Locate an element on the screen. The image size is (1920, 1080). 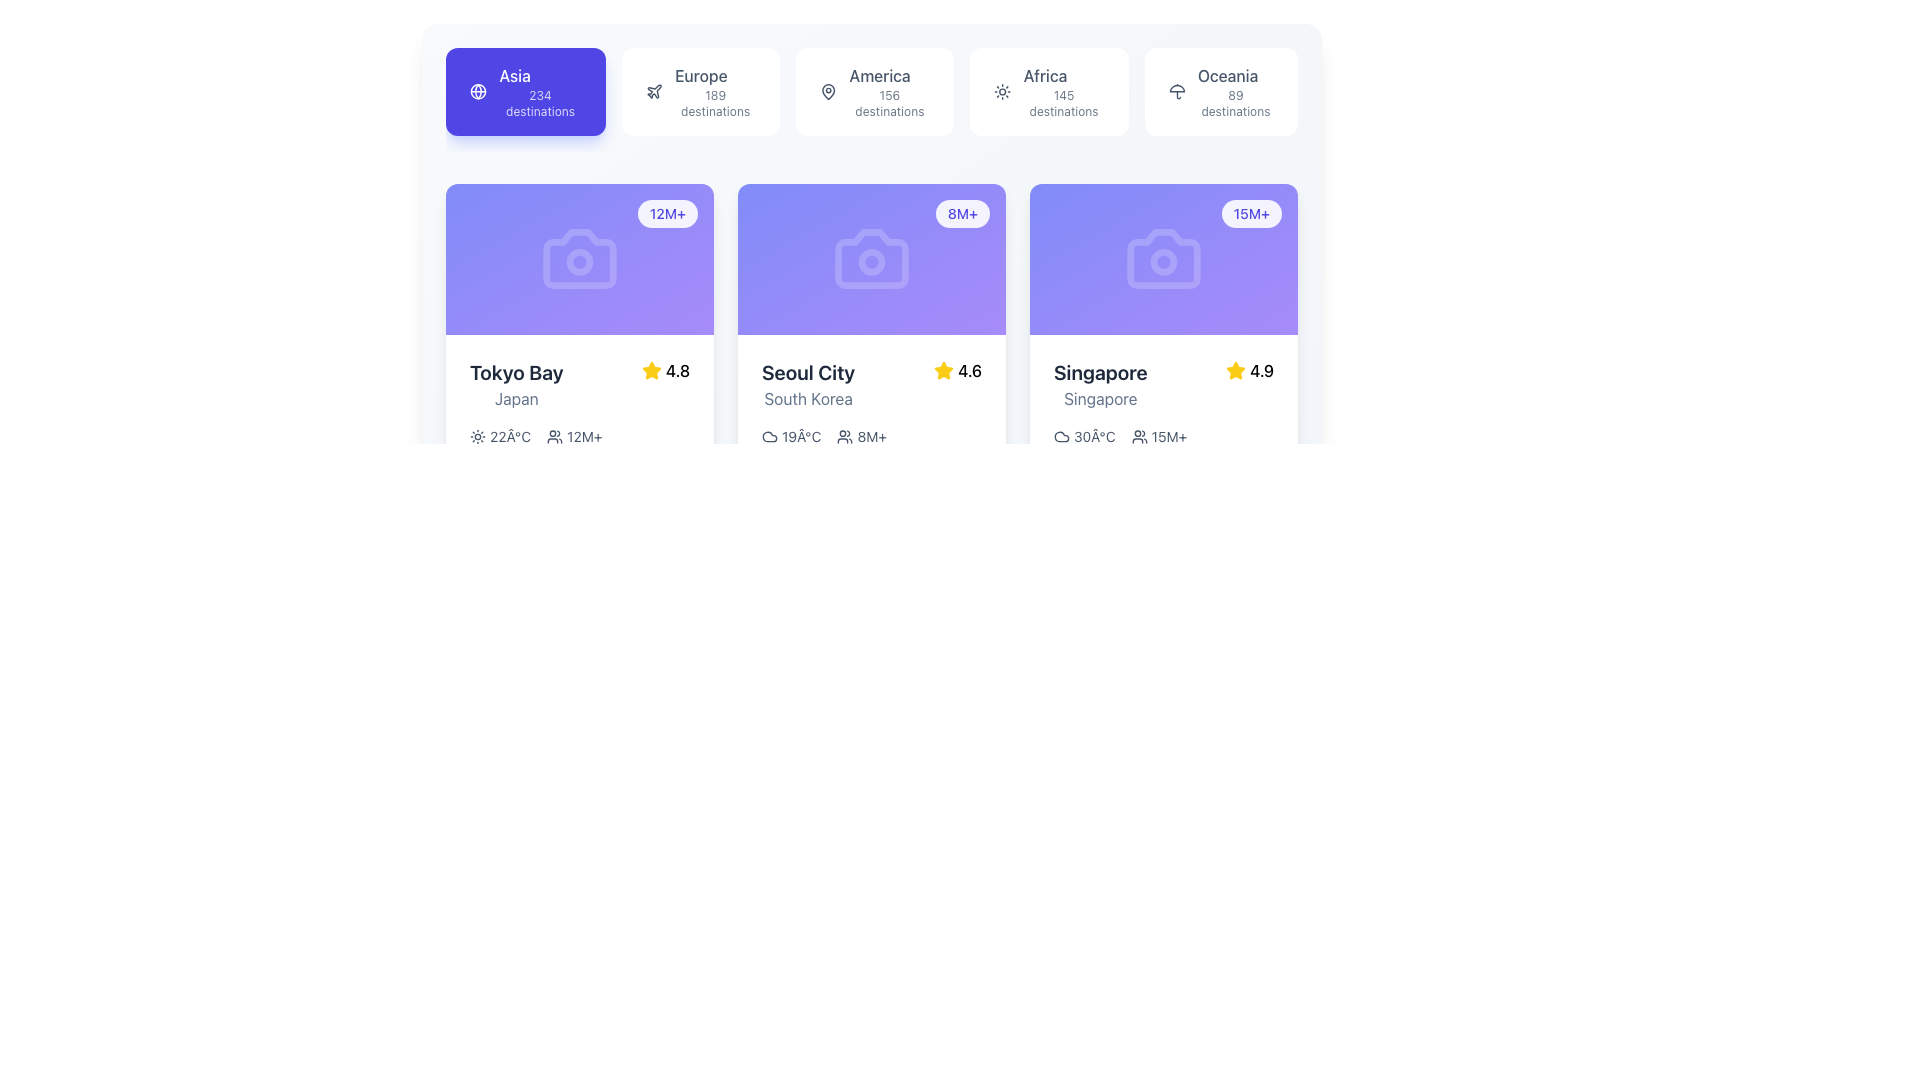
the small text component displaying '22Â°C' located in the weather information group of the Tokyo Bay card, positioned to the right of a sun icon is located at coordinates (510, 435).